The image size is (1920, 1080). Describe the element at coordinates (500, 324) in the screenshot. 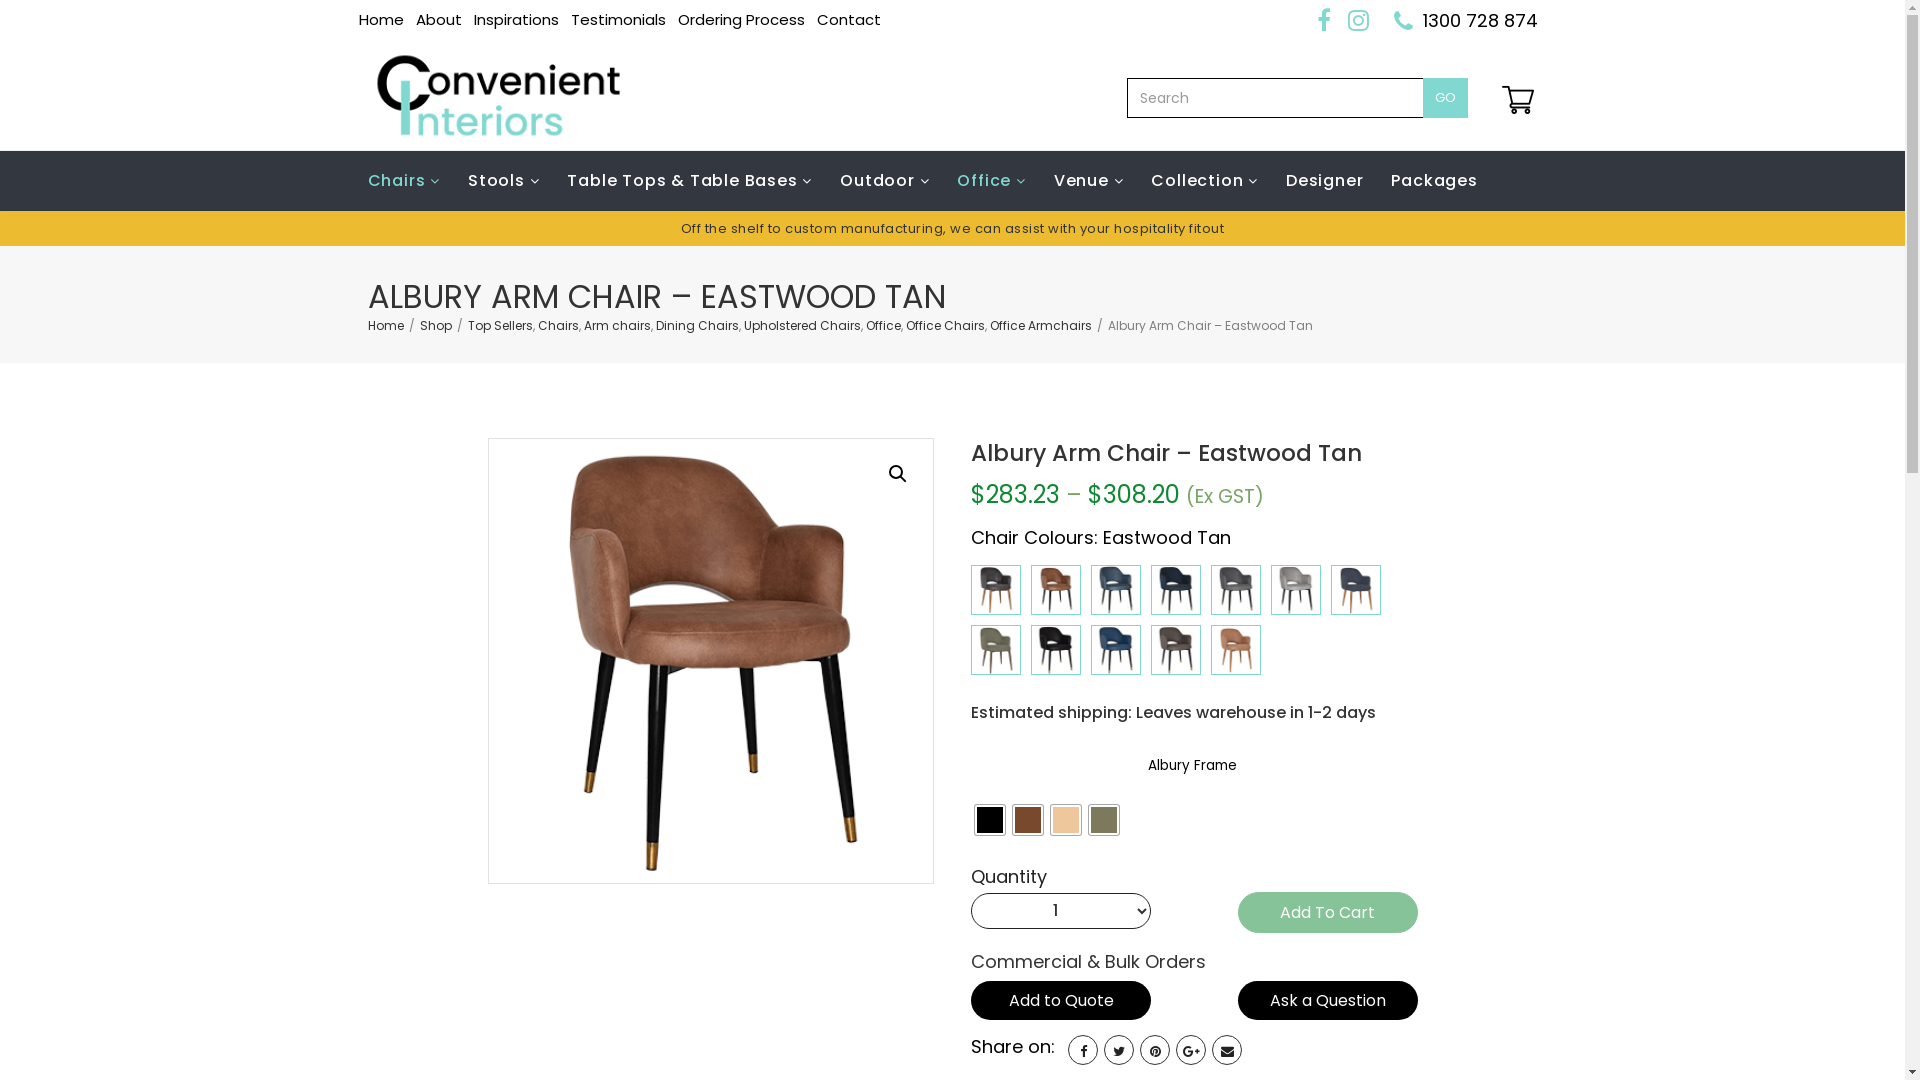

I see `'Top Sellers'` at that location.